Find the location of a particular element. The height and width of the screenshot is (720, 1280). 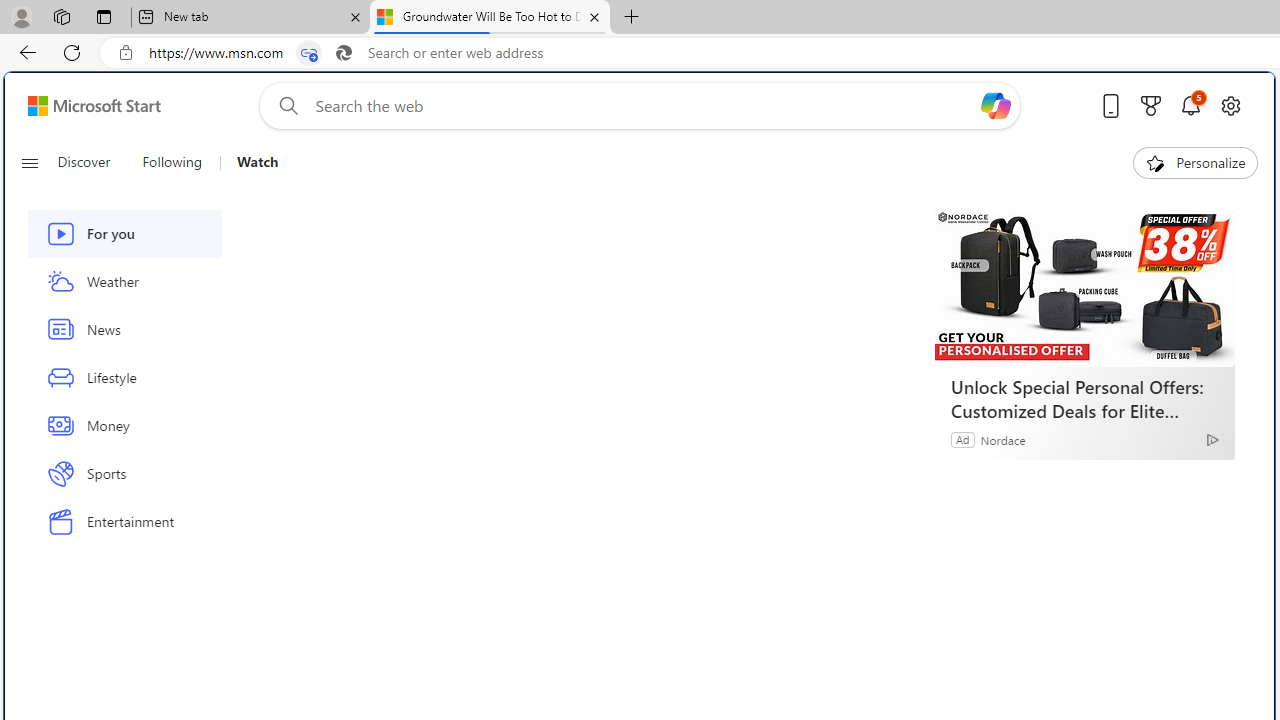

'Watch' is located at coordinates (256, 162).